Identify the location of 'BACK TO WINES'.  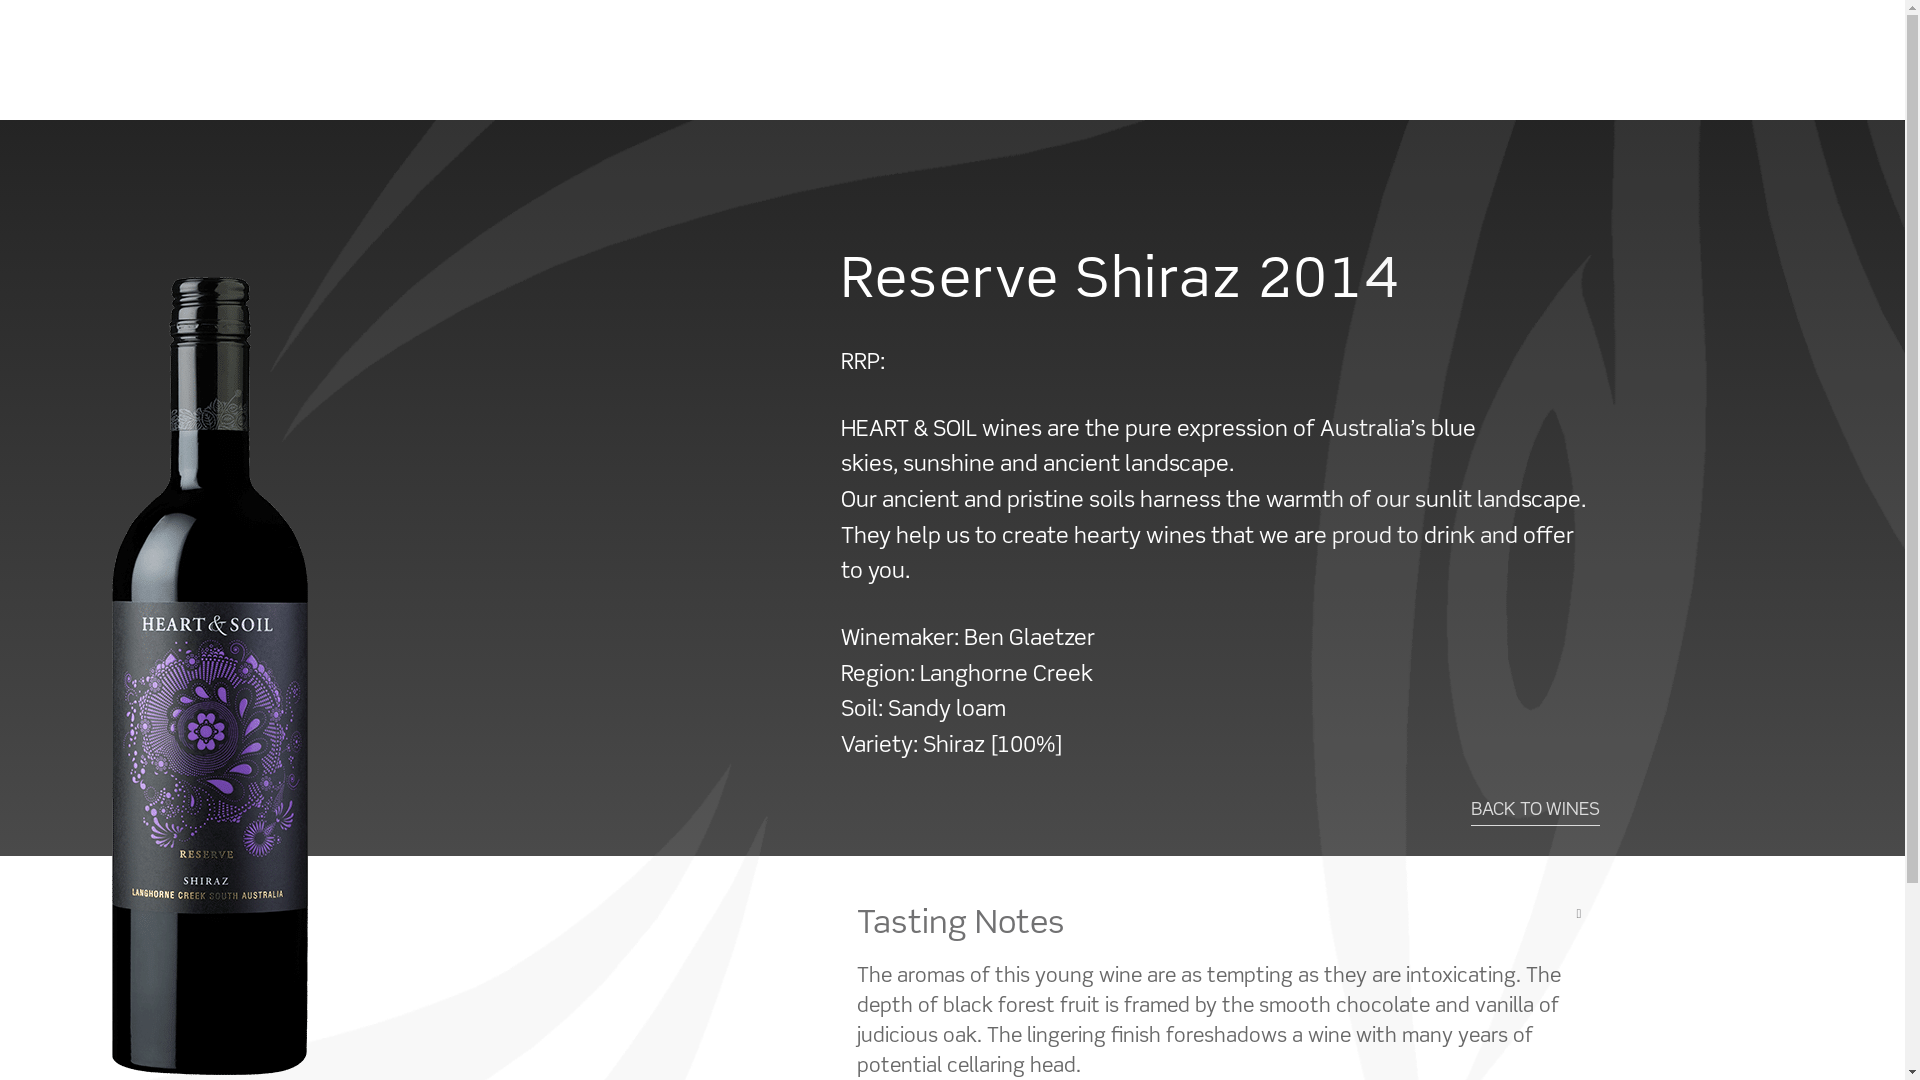
(1470, 810).